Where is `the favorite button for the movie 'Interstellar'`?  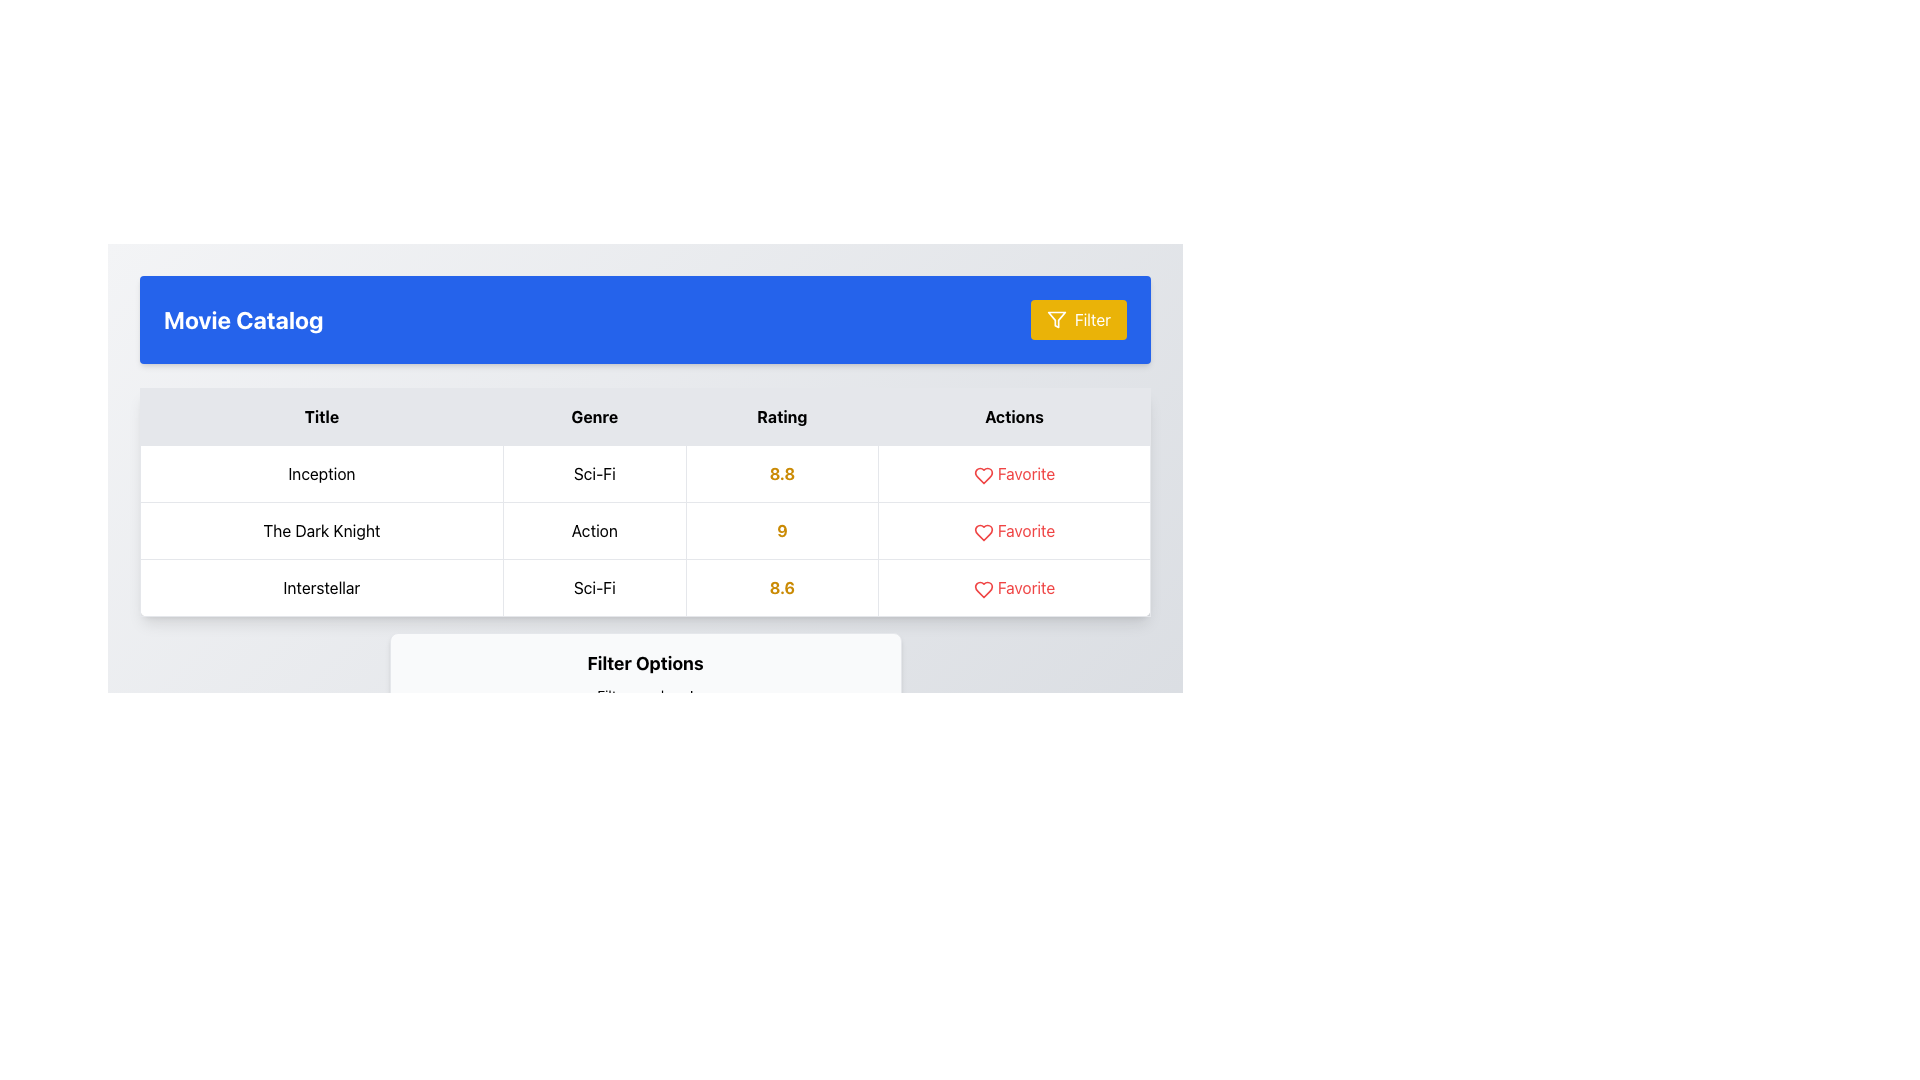 the favorite button for the movie 'Interstellar' is located at coordinates (1014, 586).